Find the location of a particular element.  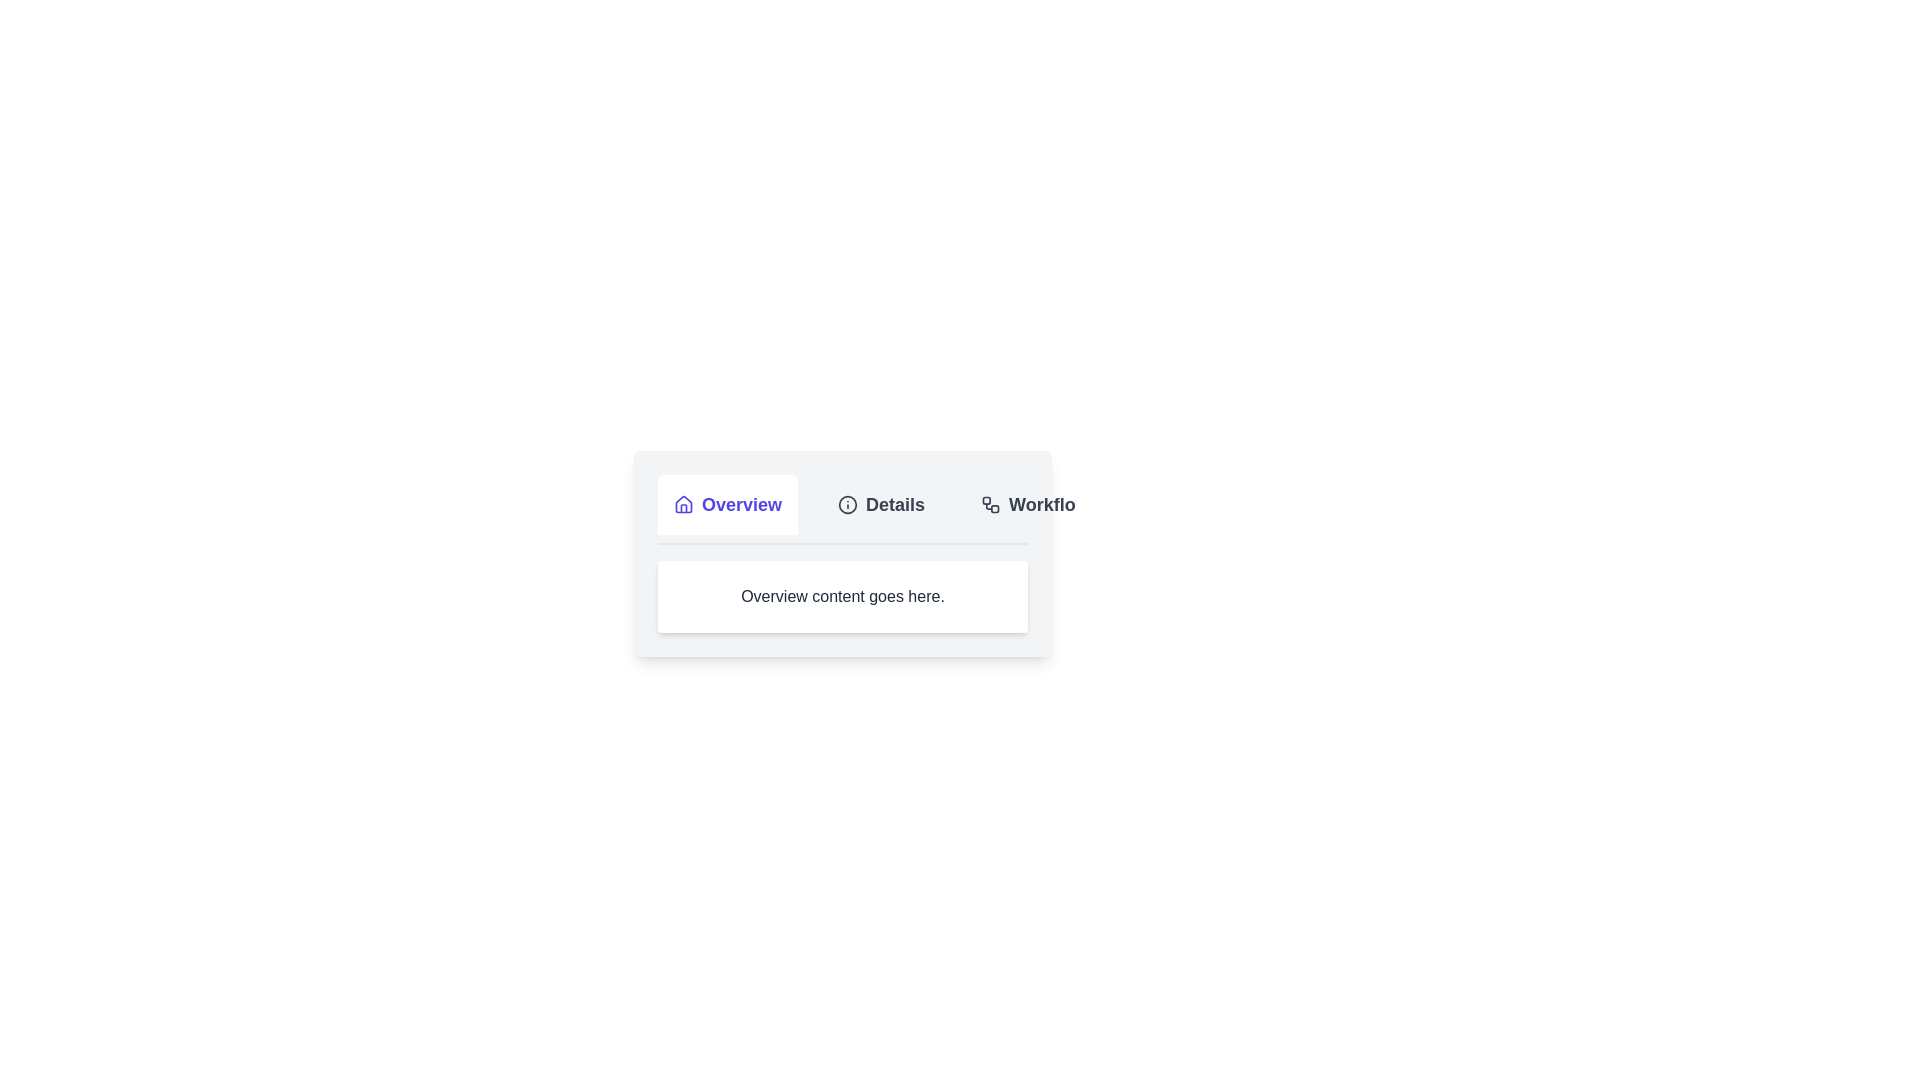

the minimalist house icon associated with the 'Overview' section in the first tab of the tabbed navigation bar is located at coordinates (684, 504).